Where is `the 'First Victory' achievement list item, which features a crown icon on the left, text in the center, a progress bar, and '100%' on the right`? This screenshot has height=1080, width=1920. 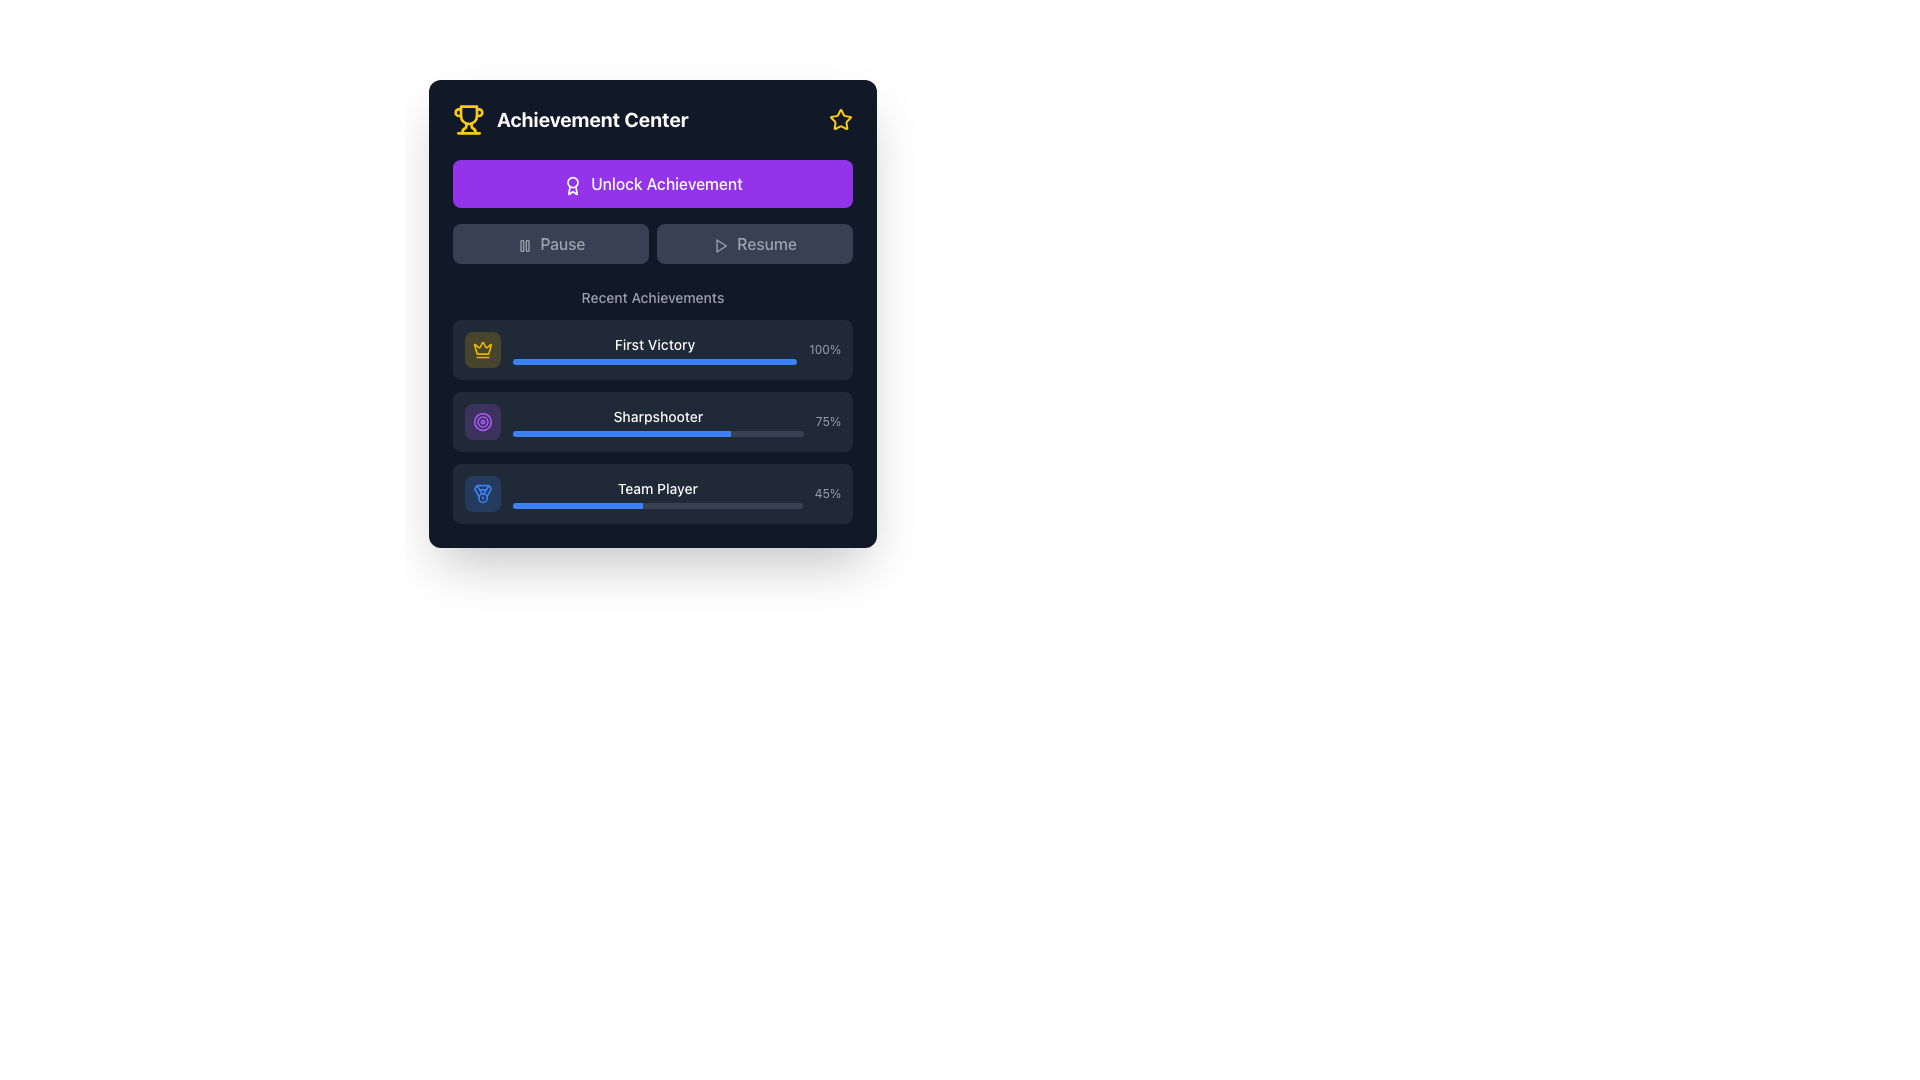 the 'First Victory' achievement list item, which features a crown icon on the left, text in the center, a progress bar, and '100%' on the right is located at coordinates (652, 349).